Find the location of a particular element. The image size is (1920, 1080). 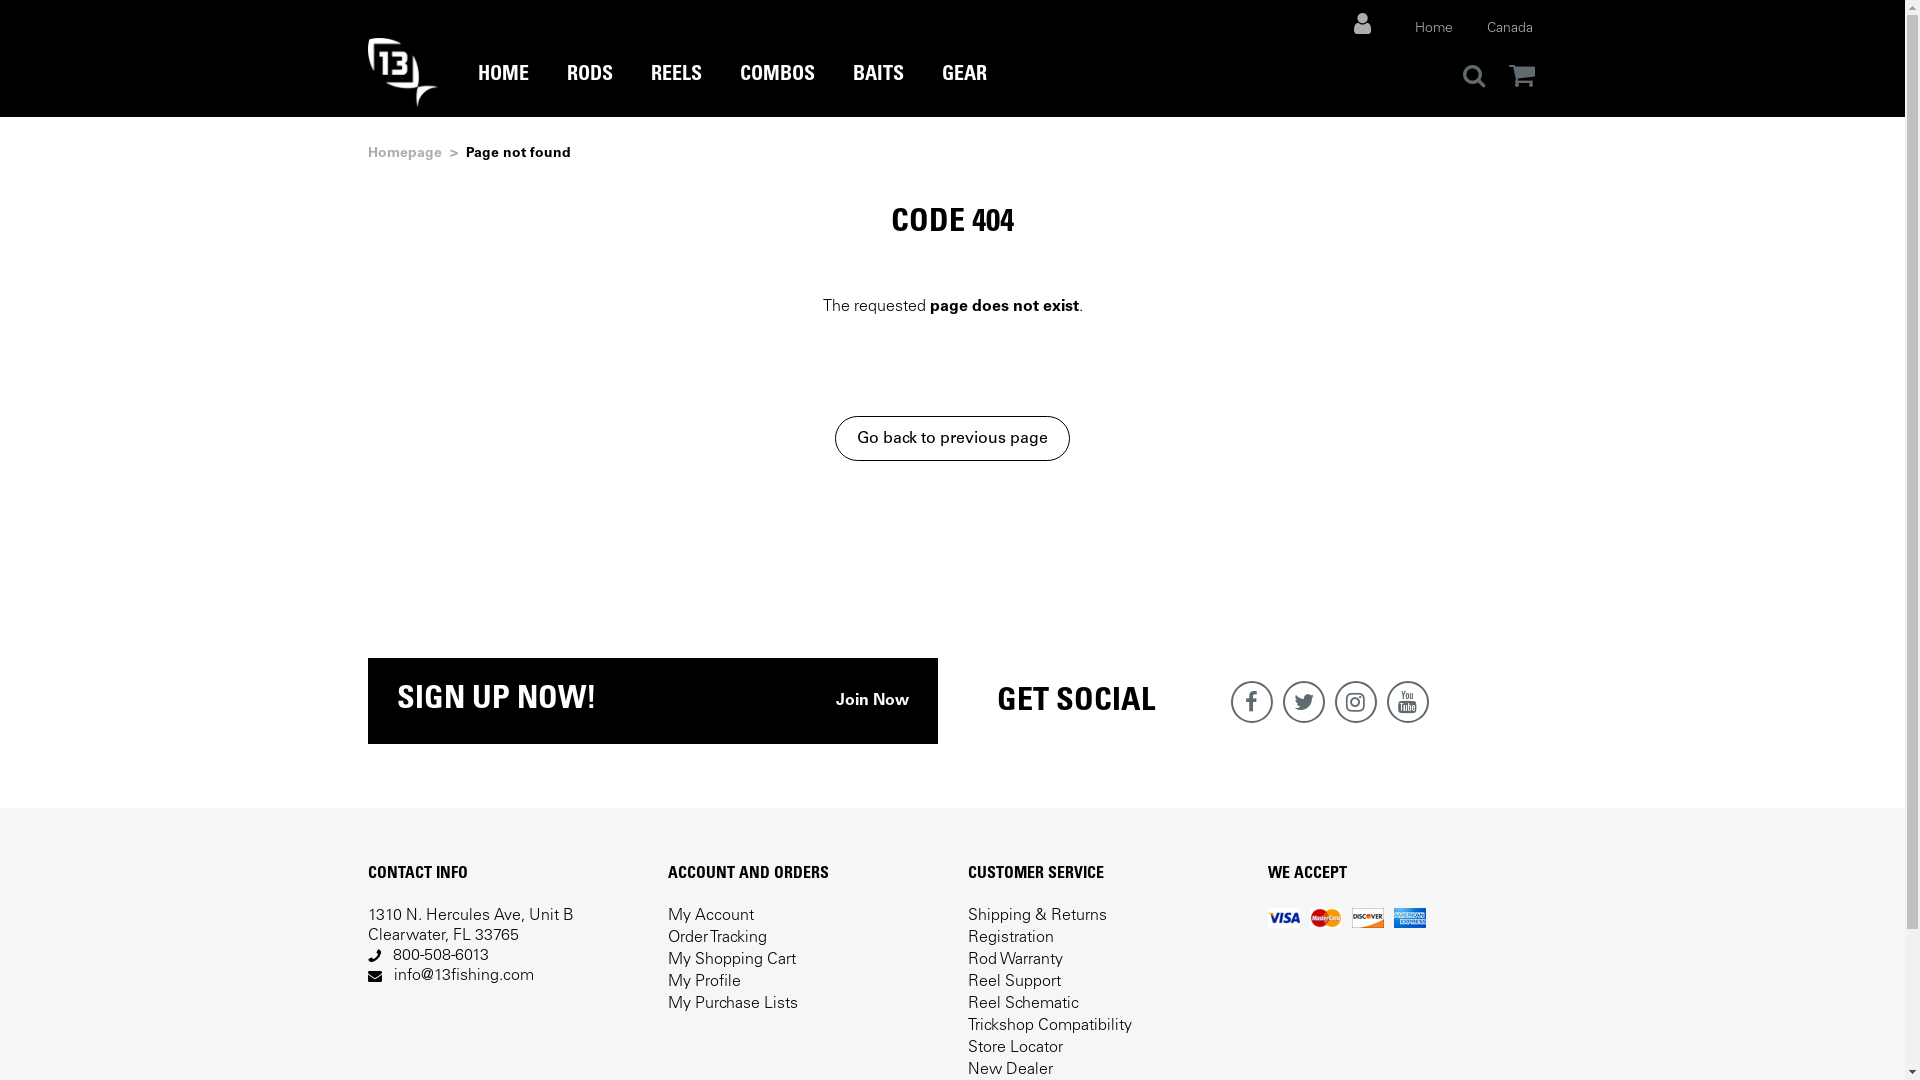

'My Purchase Lists' is located at coordinates (667, 1003).